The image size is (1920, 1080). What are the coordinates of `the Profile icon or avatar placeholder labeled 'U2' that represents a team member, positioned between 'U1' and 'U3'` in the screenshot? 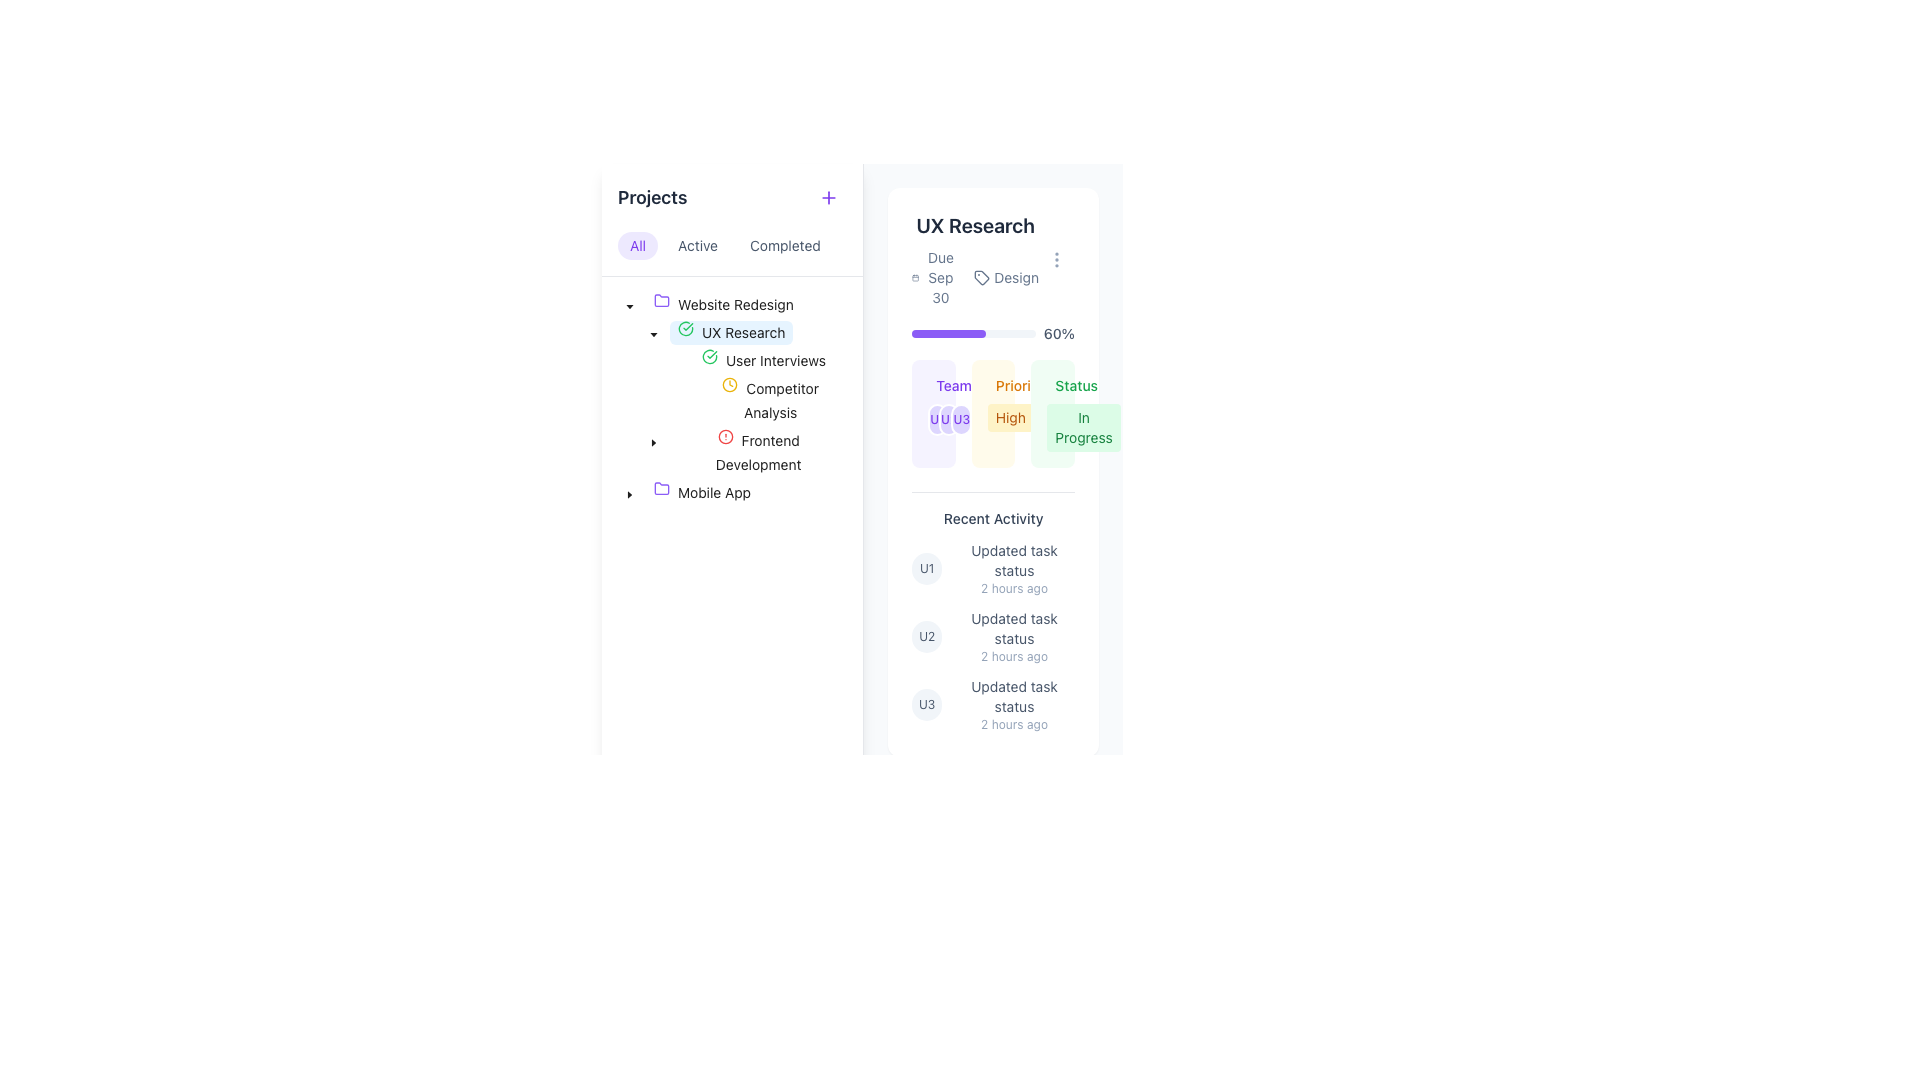 It's located at (948, 419).